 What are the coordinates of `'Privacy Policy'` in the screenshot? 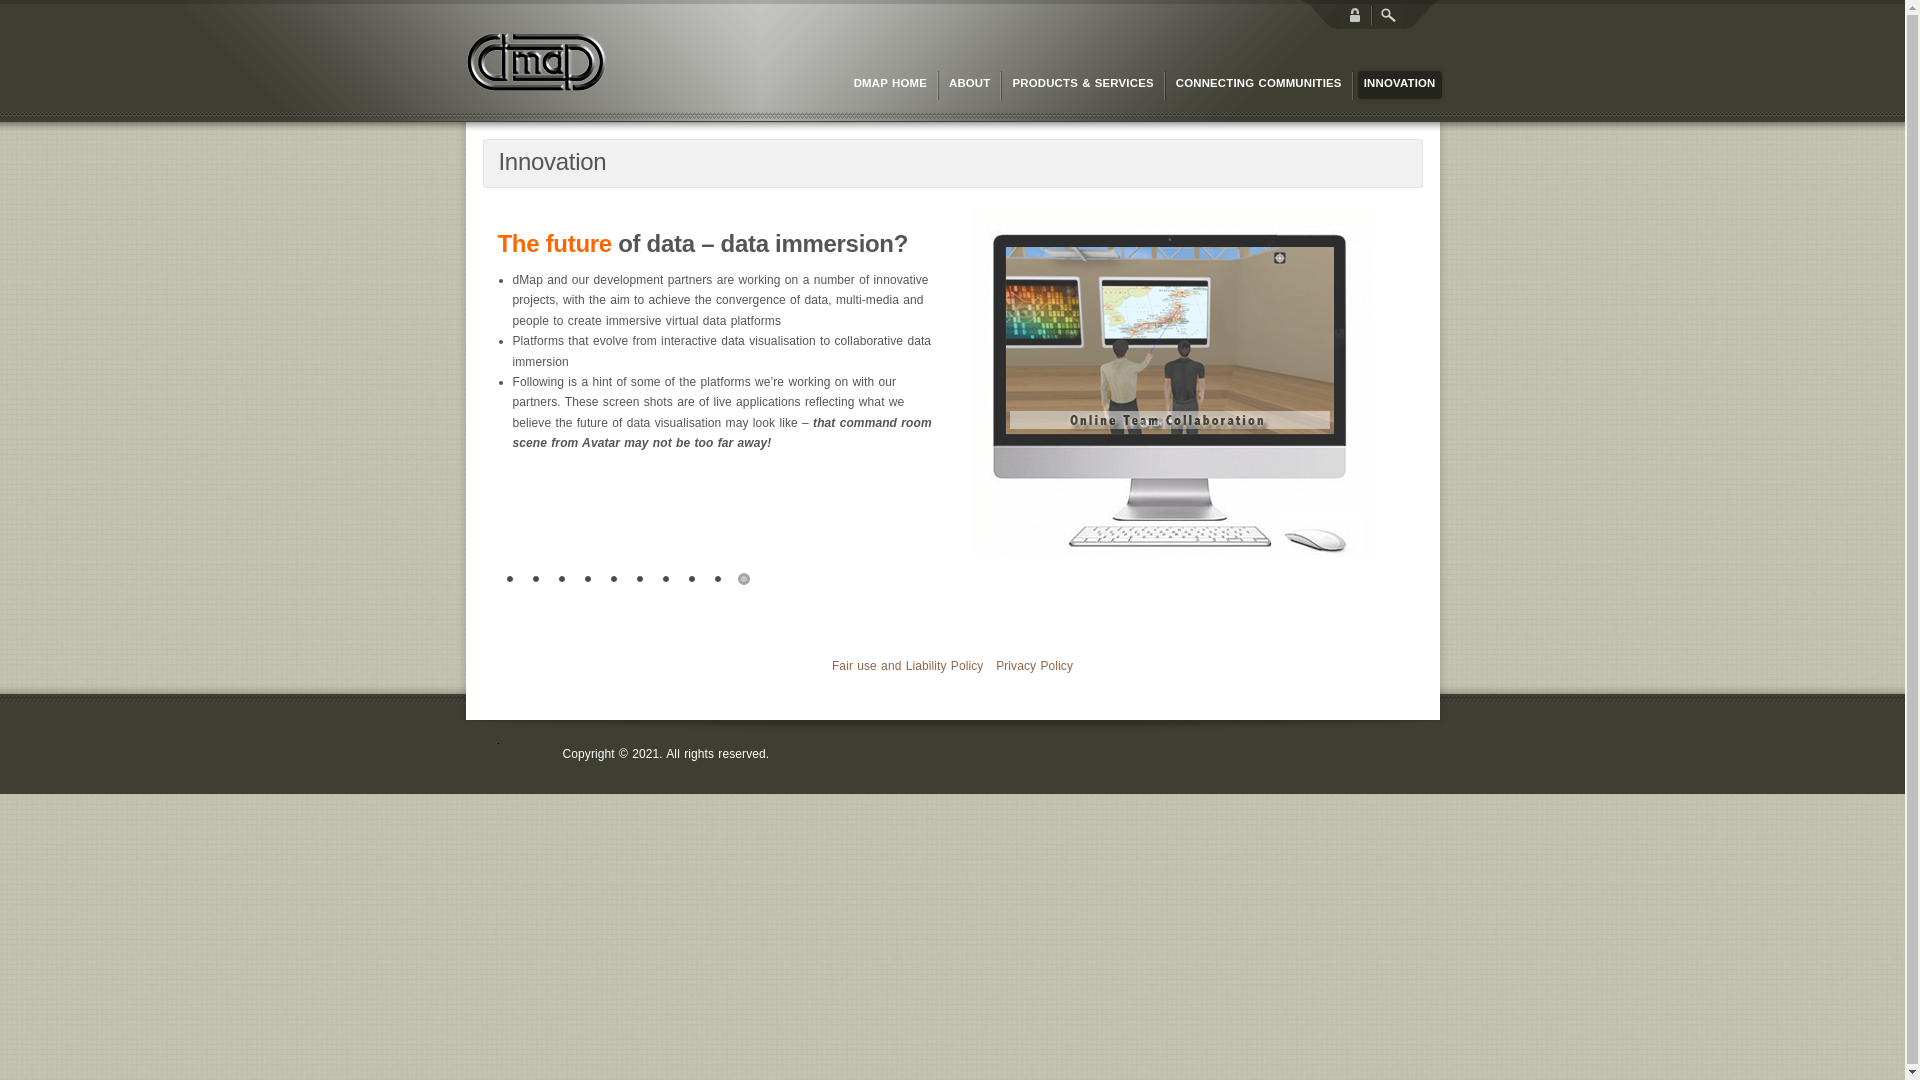 It's located at (1034, 666).